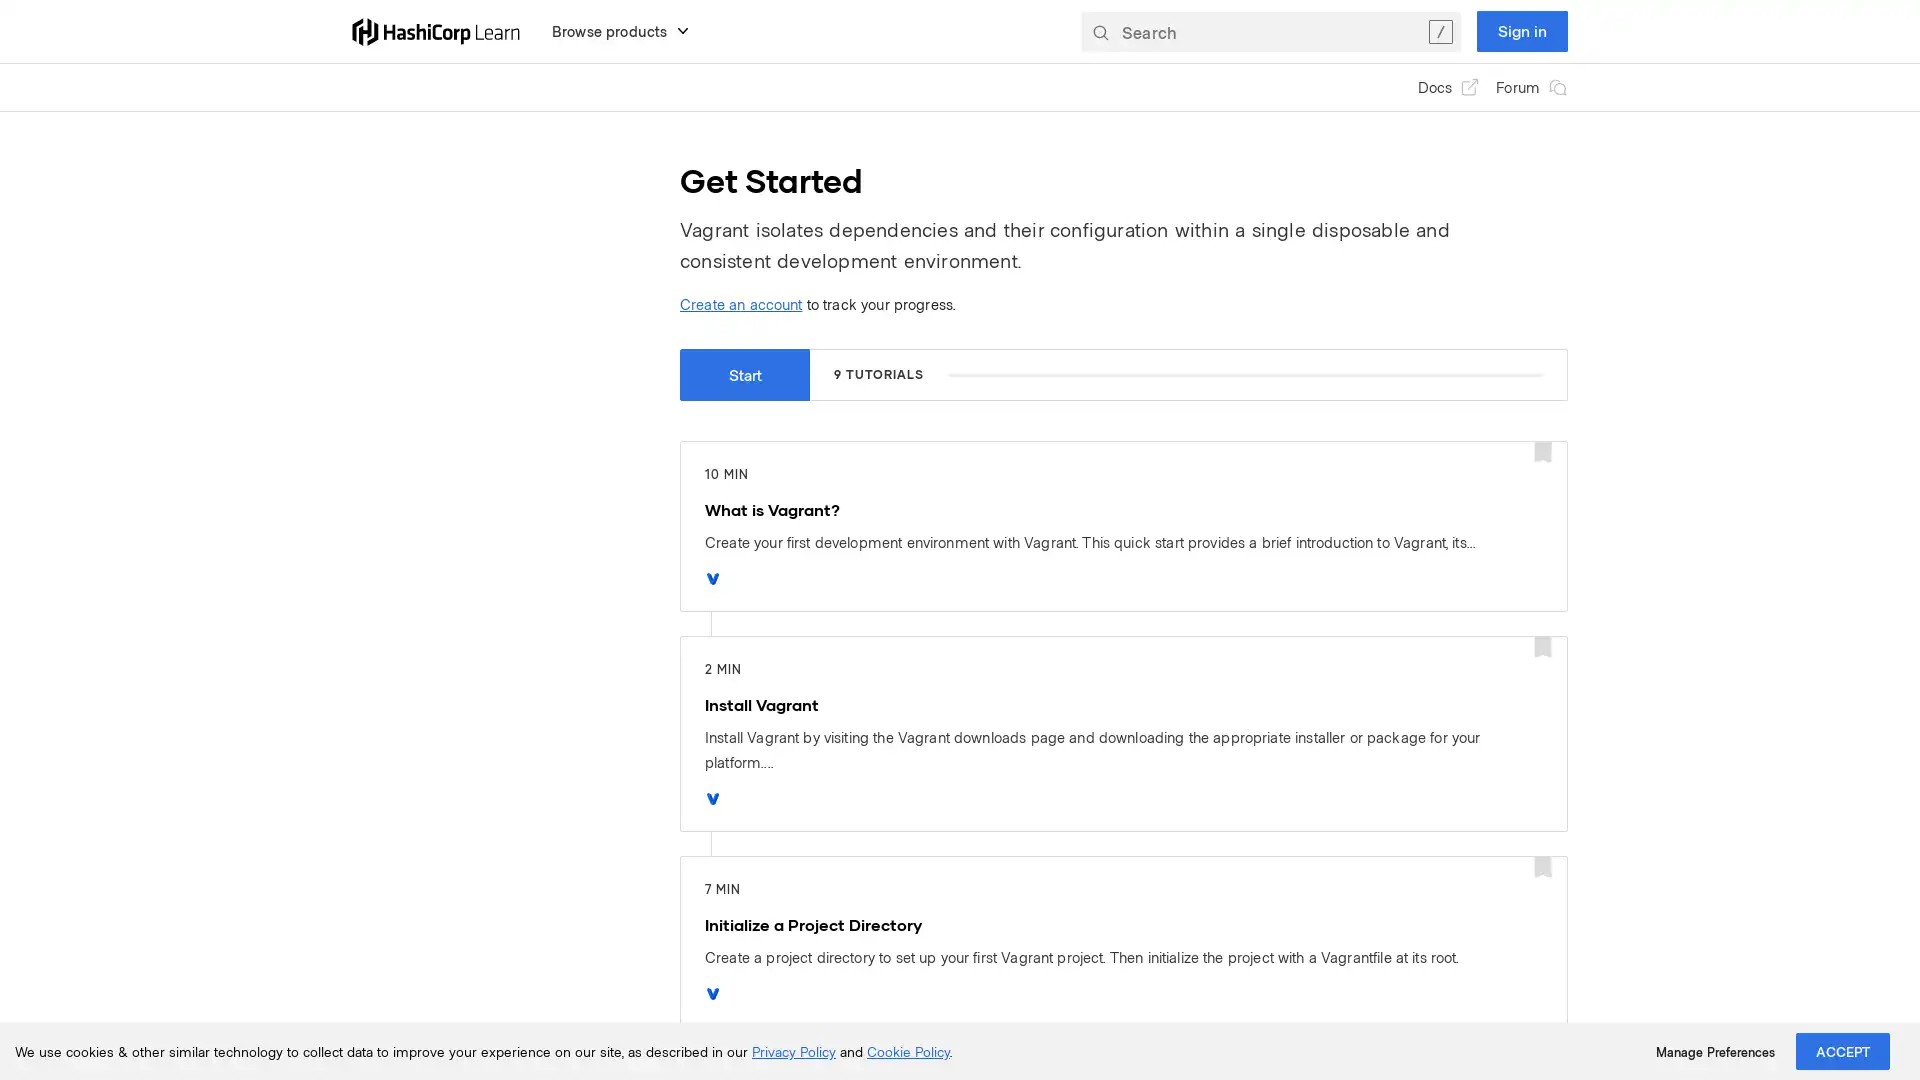  I want to click on Add bookmark for: Initialize a Project Directory, so click(1541, 867).